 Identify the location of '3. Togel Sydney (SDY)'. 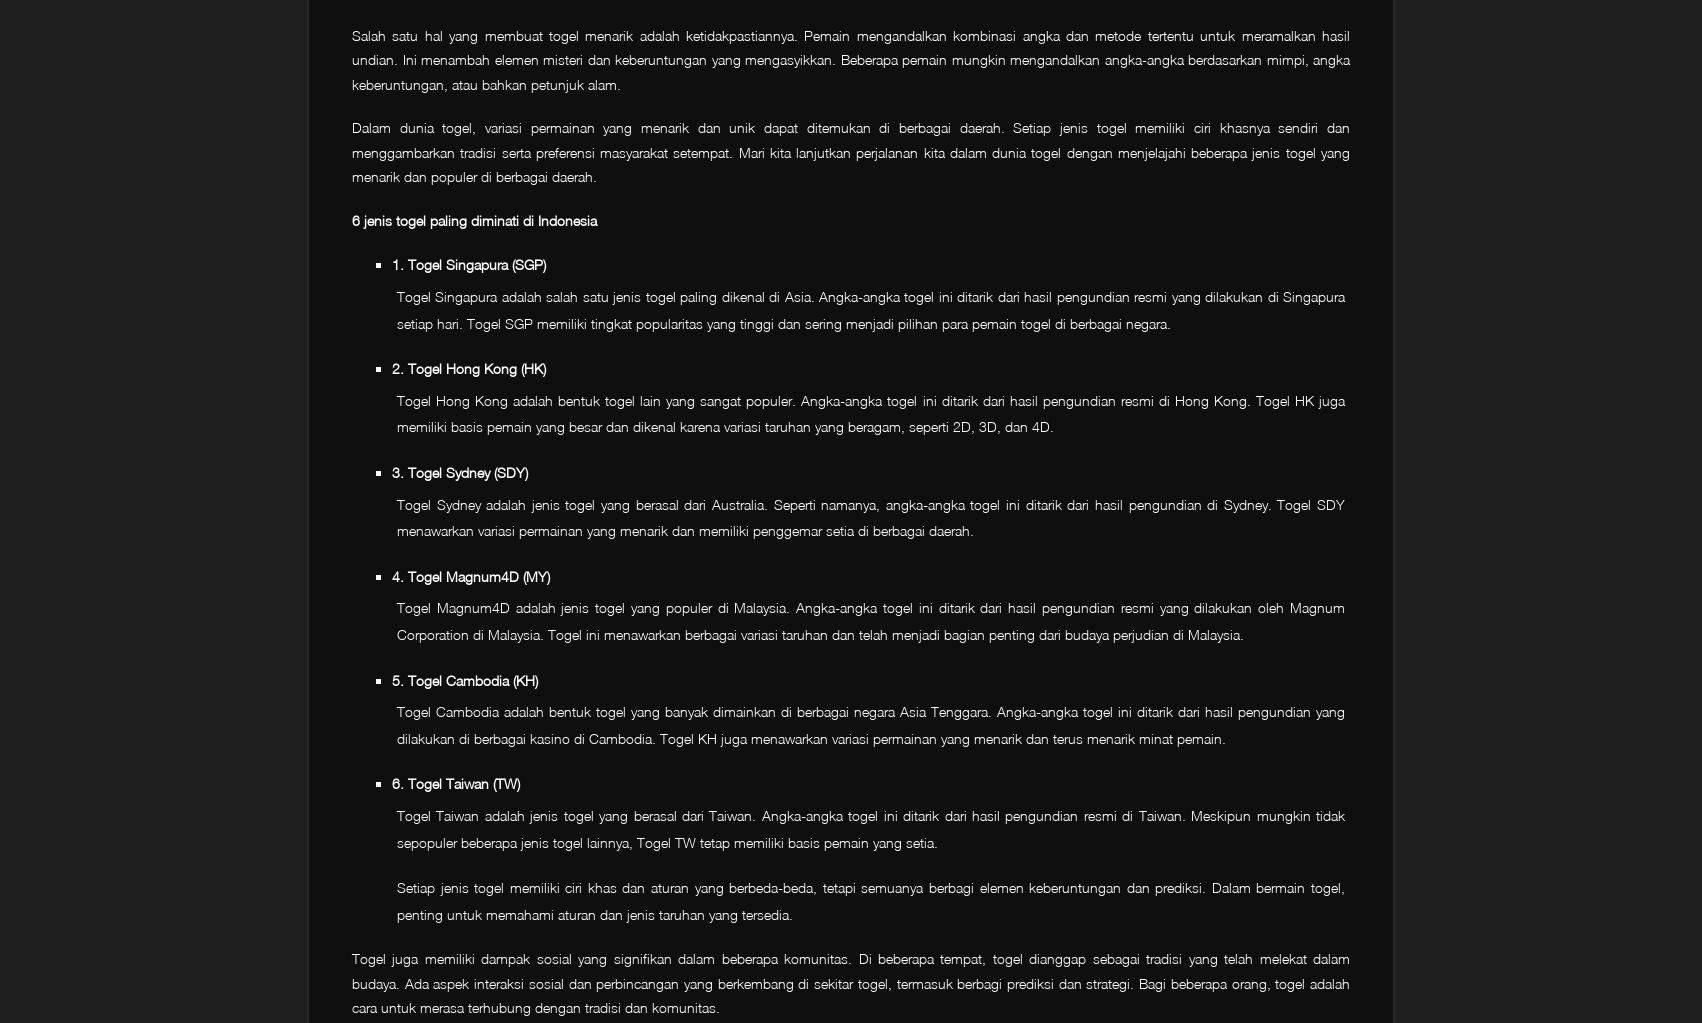
(459, 470).